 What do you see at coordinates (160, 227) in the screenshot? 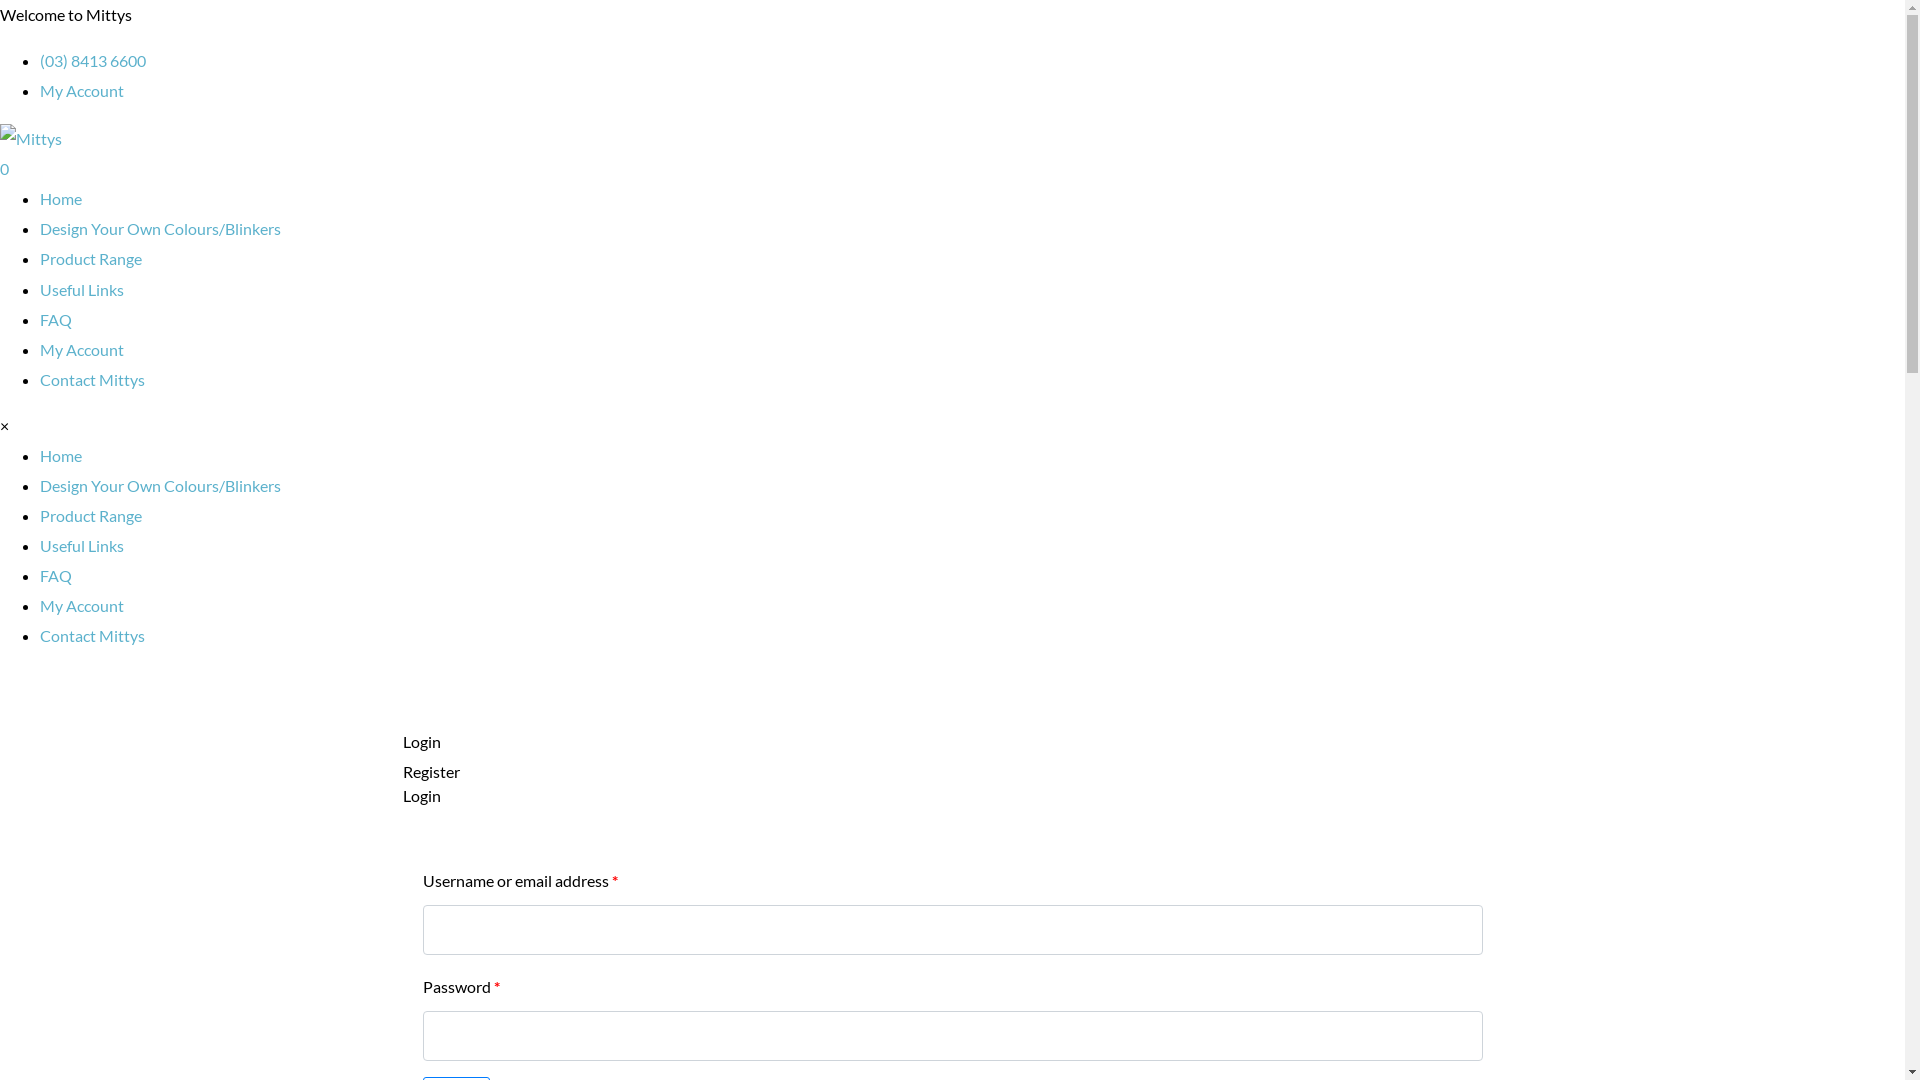
I see `'Design Your Own Colours/Blinkers'` at bounding box center [160, 227].